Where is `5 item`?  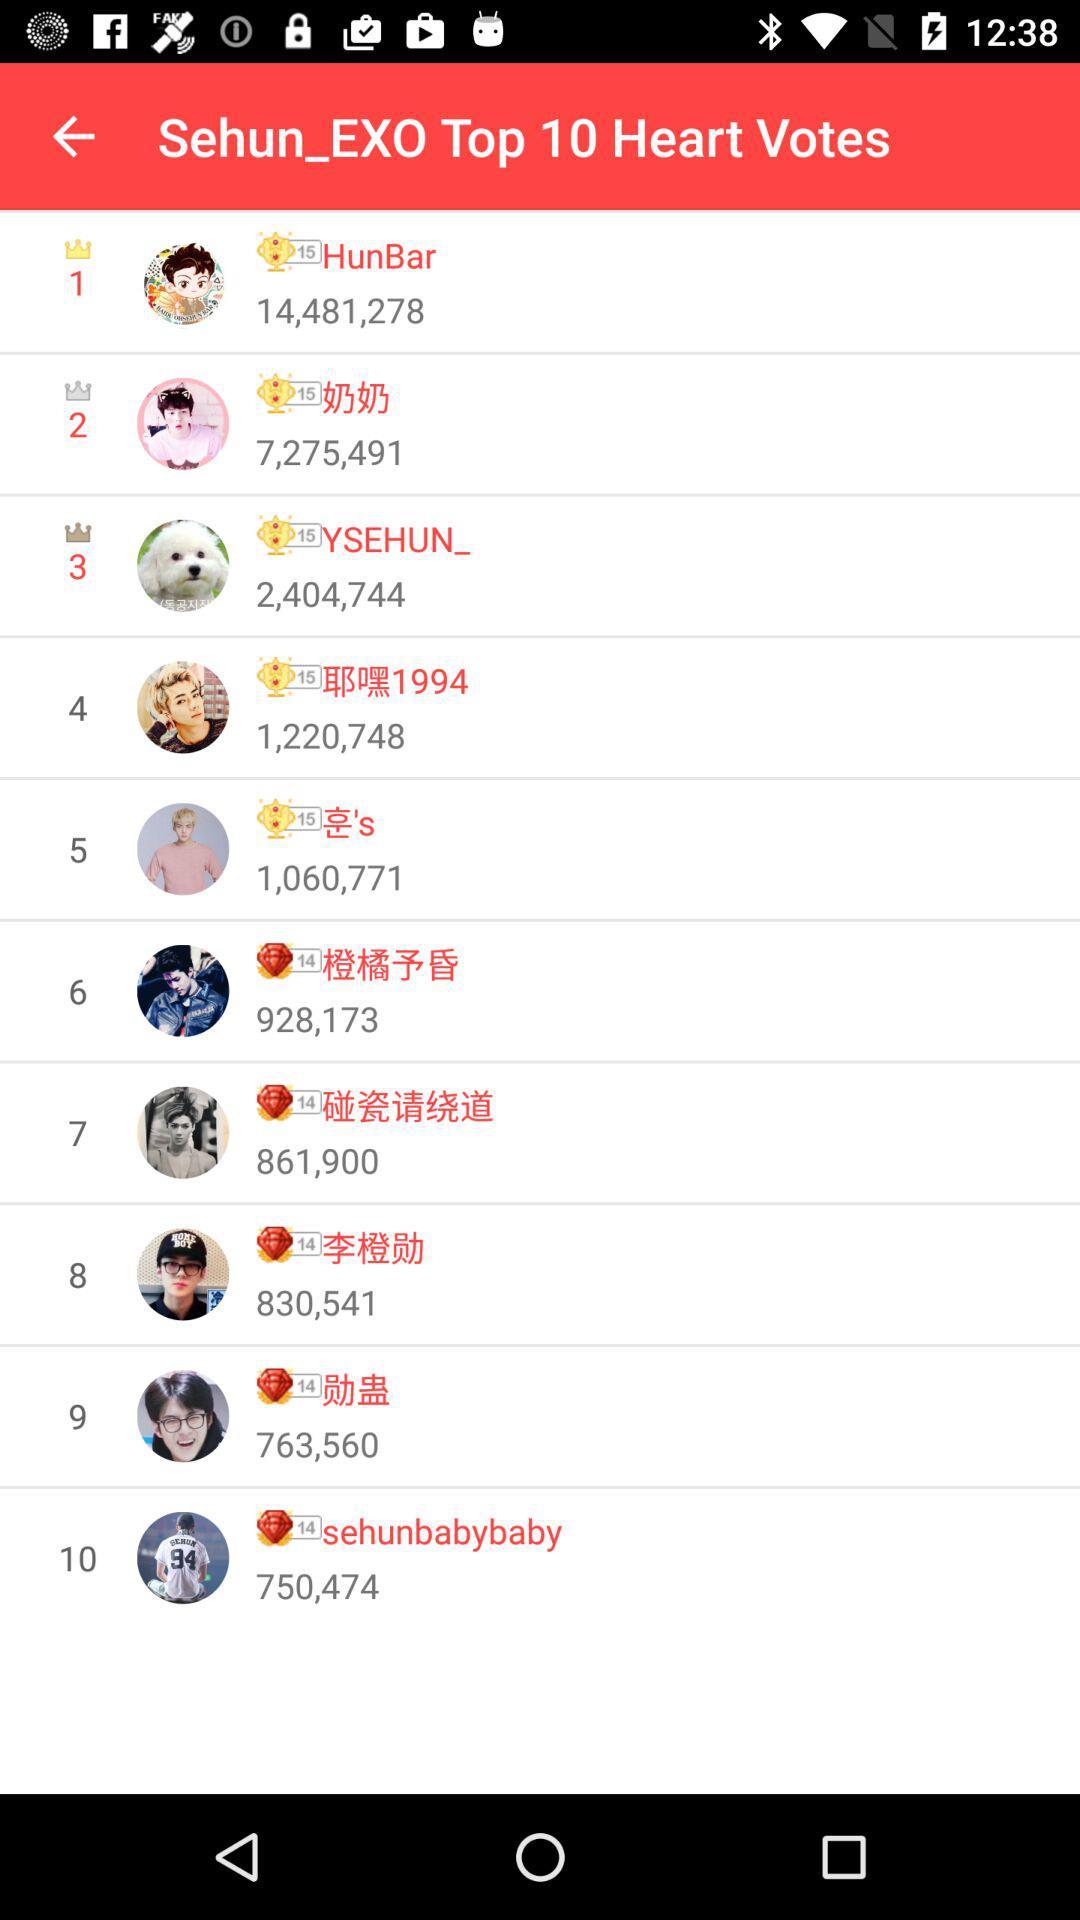
5 item is located at coordinates (76, 849).